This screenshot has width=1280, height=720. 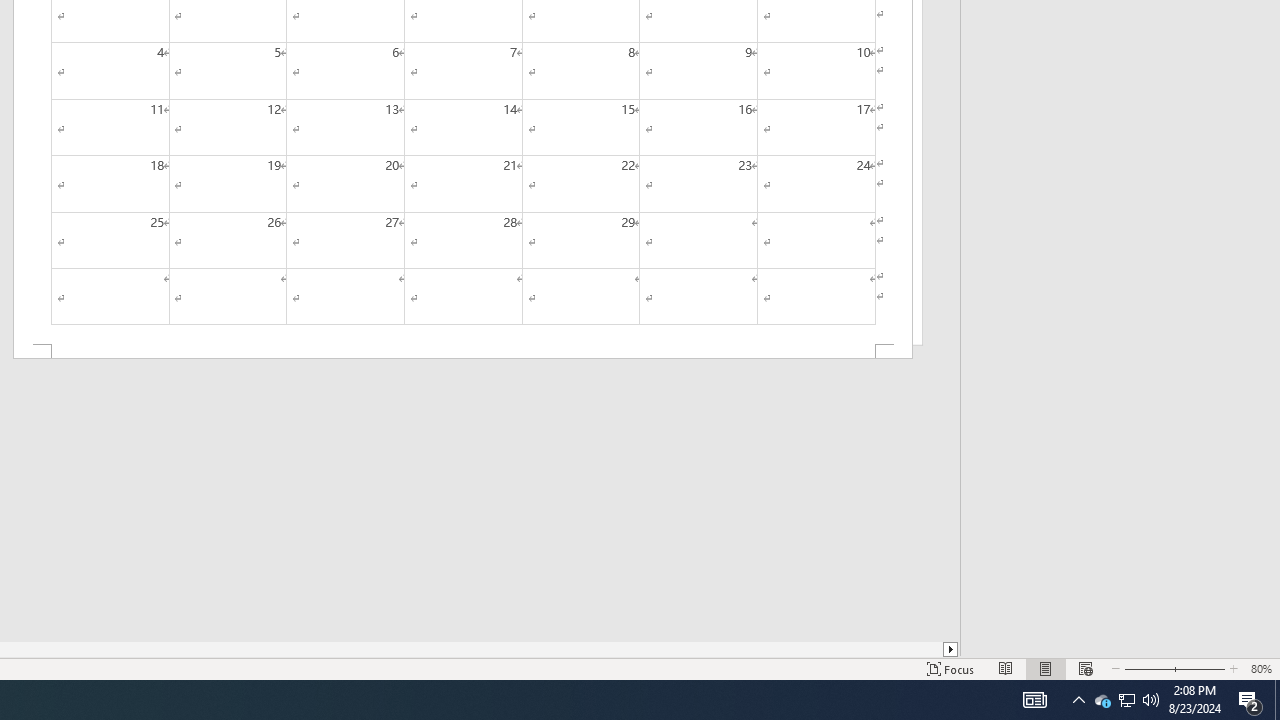 I want to click on 'Read Mode', so click(x=1006, y=669).